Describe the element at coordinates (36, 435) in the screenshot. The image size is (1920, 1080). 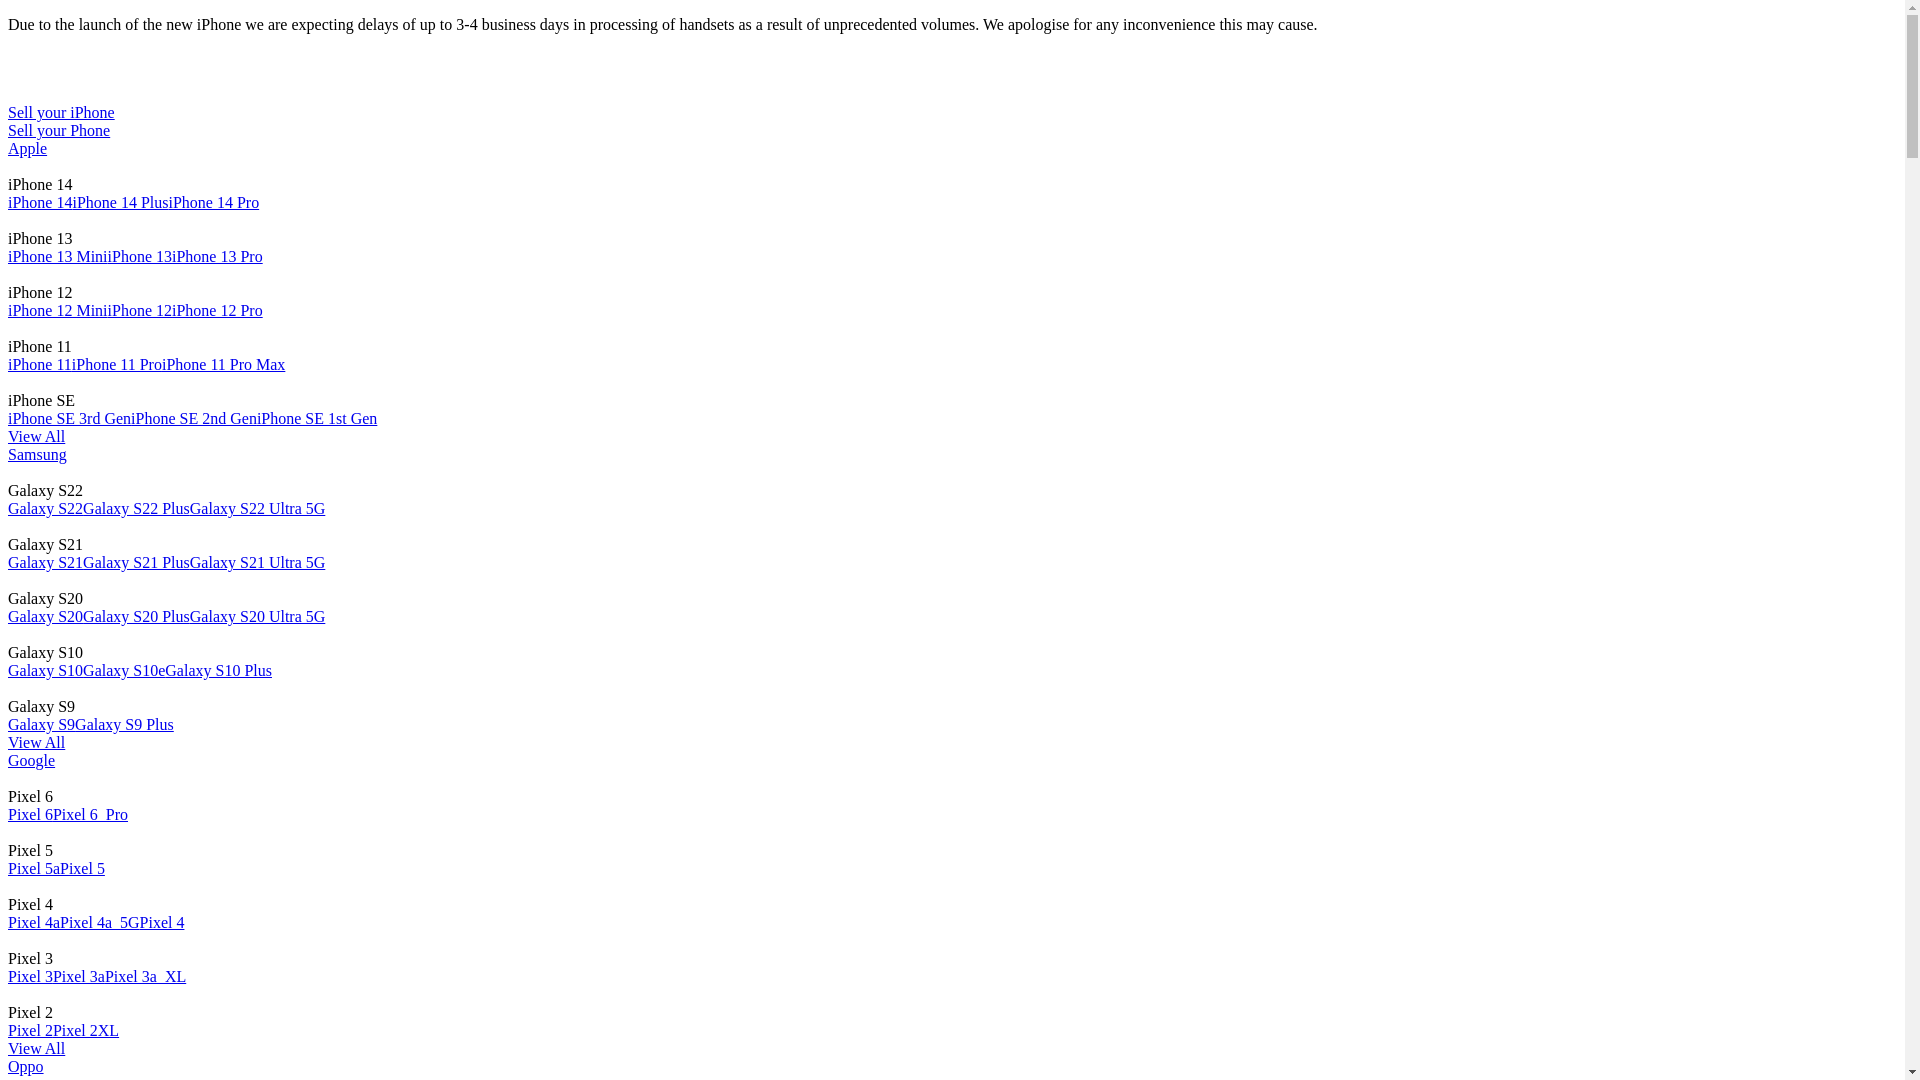
I see `'View All'` at that location.